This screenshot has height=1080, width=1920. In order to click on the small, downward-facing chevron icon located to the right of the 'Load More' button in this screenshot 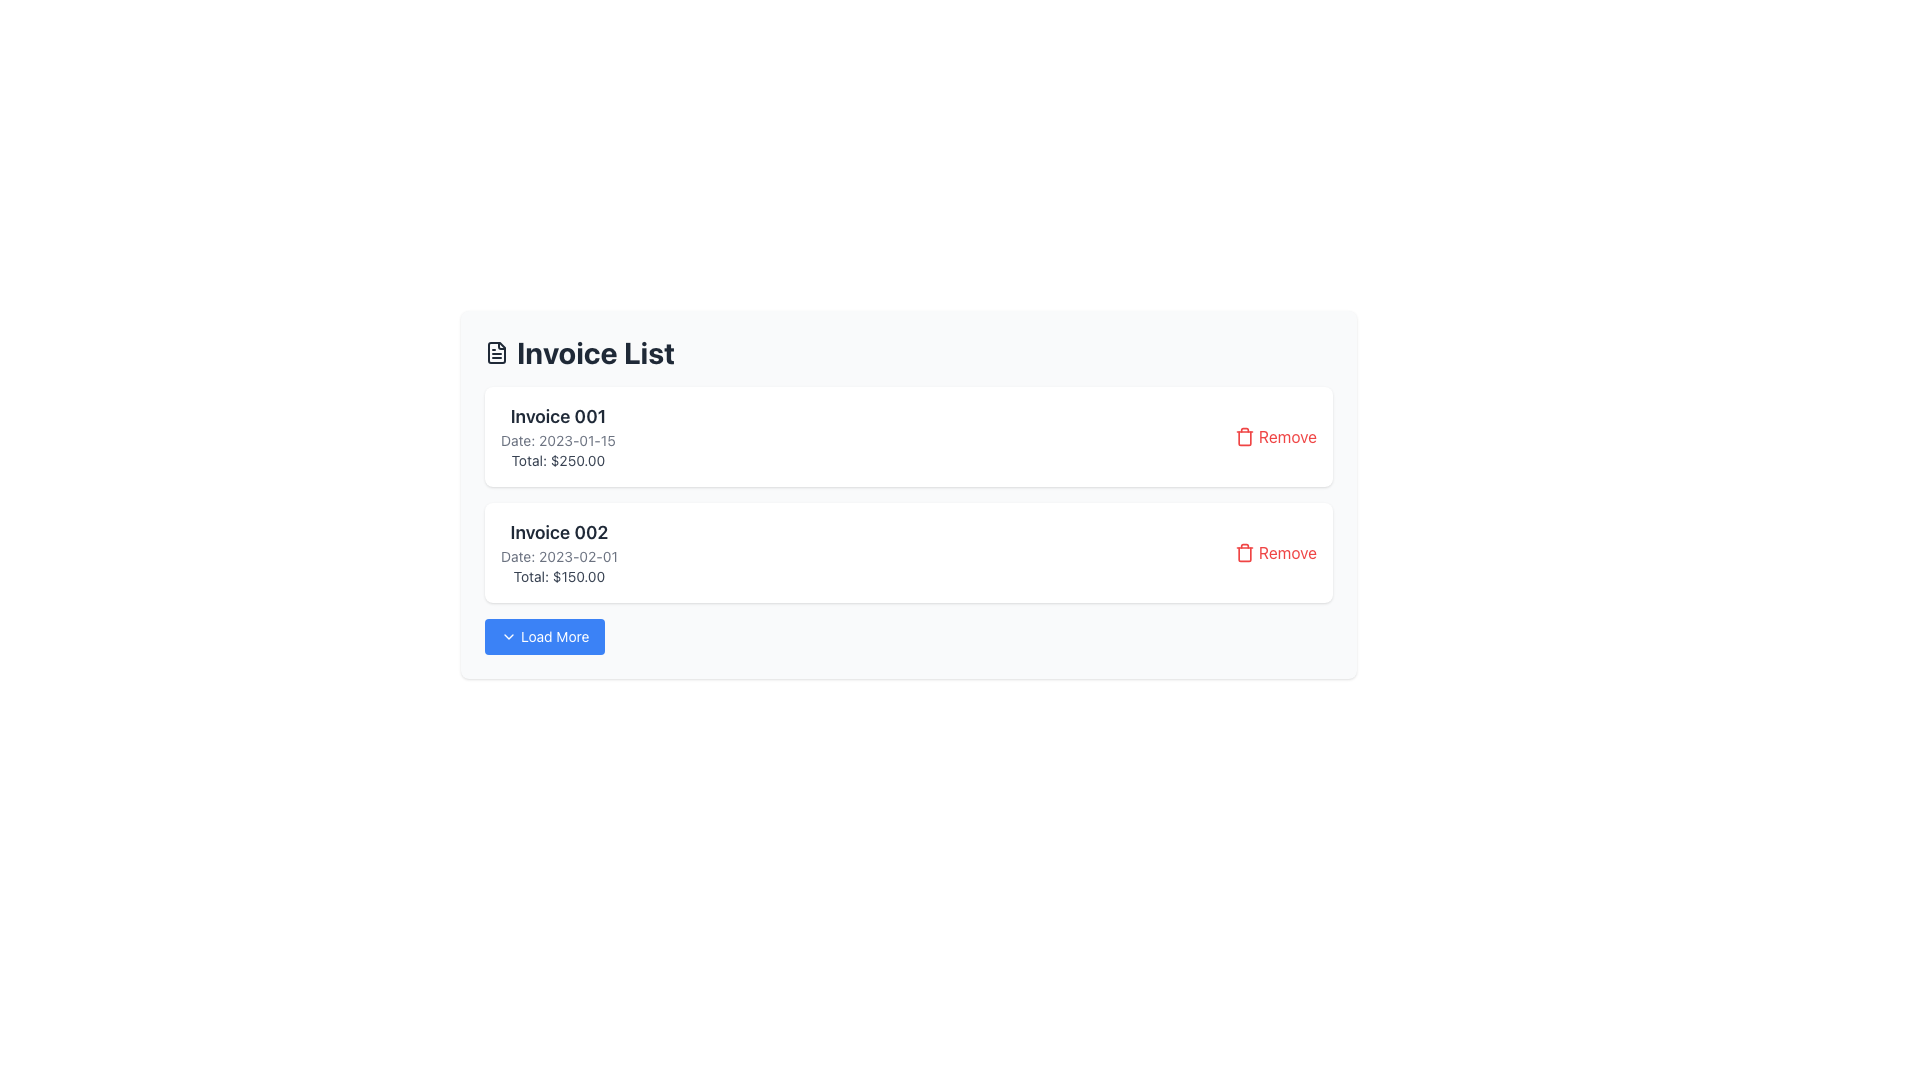, I will do `click(508, 636)`.